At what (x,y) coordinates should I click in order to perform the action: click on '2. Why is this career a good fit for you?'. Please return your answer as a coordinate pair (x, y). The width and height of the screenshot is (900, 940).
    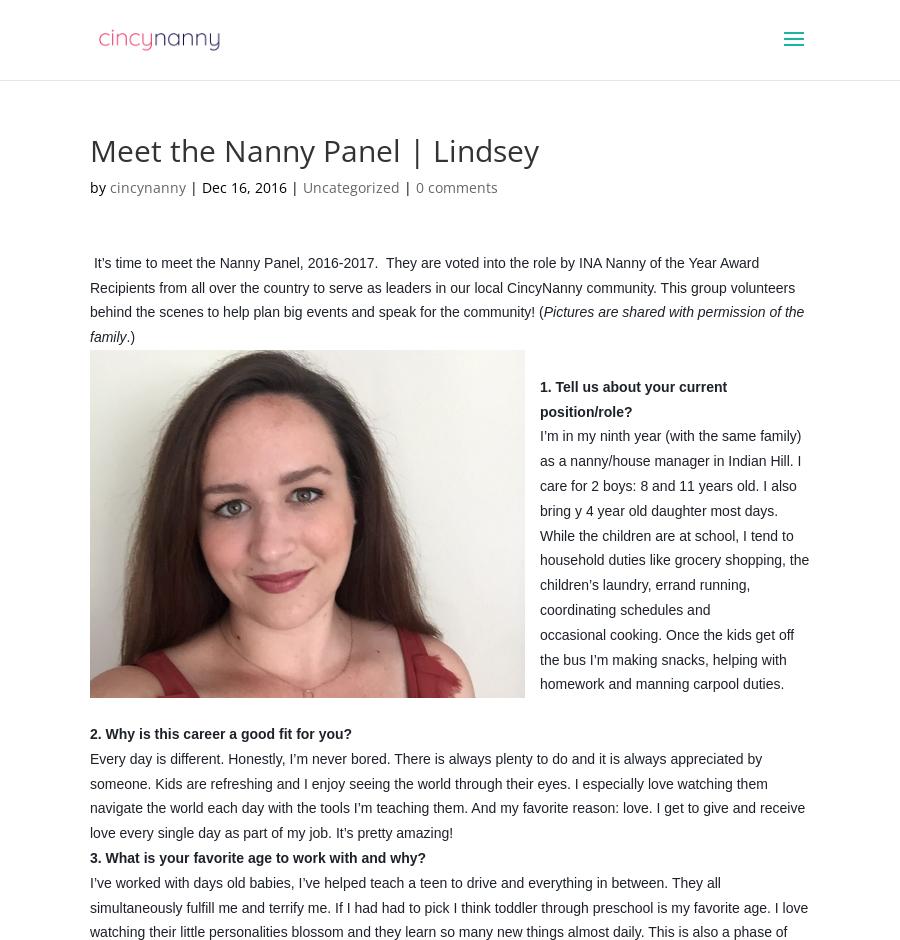
    Looking at the image, I should click on (223, 733).